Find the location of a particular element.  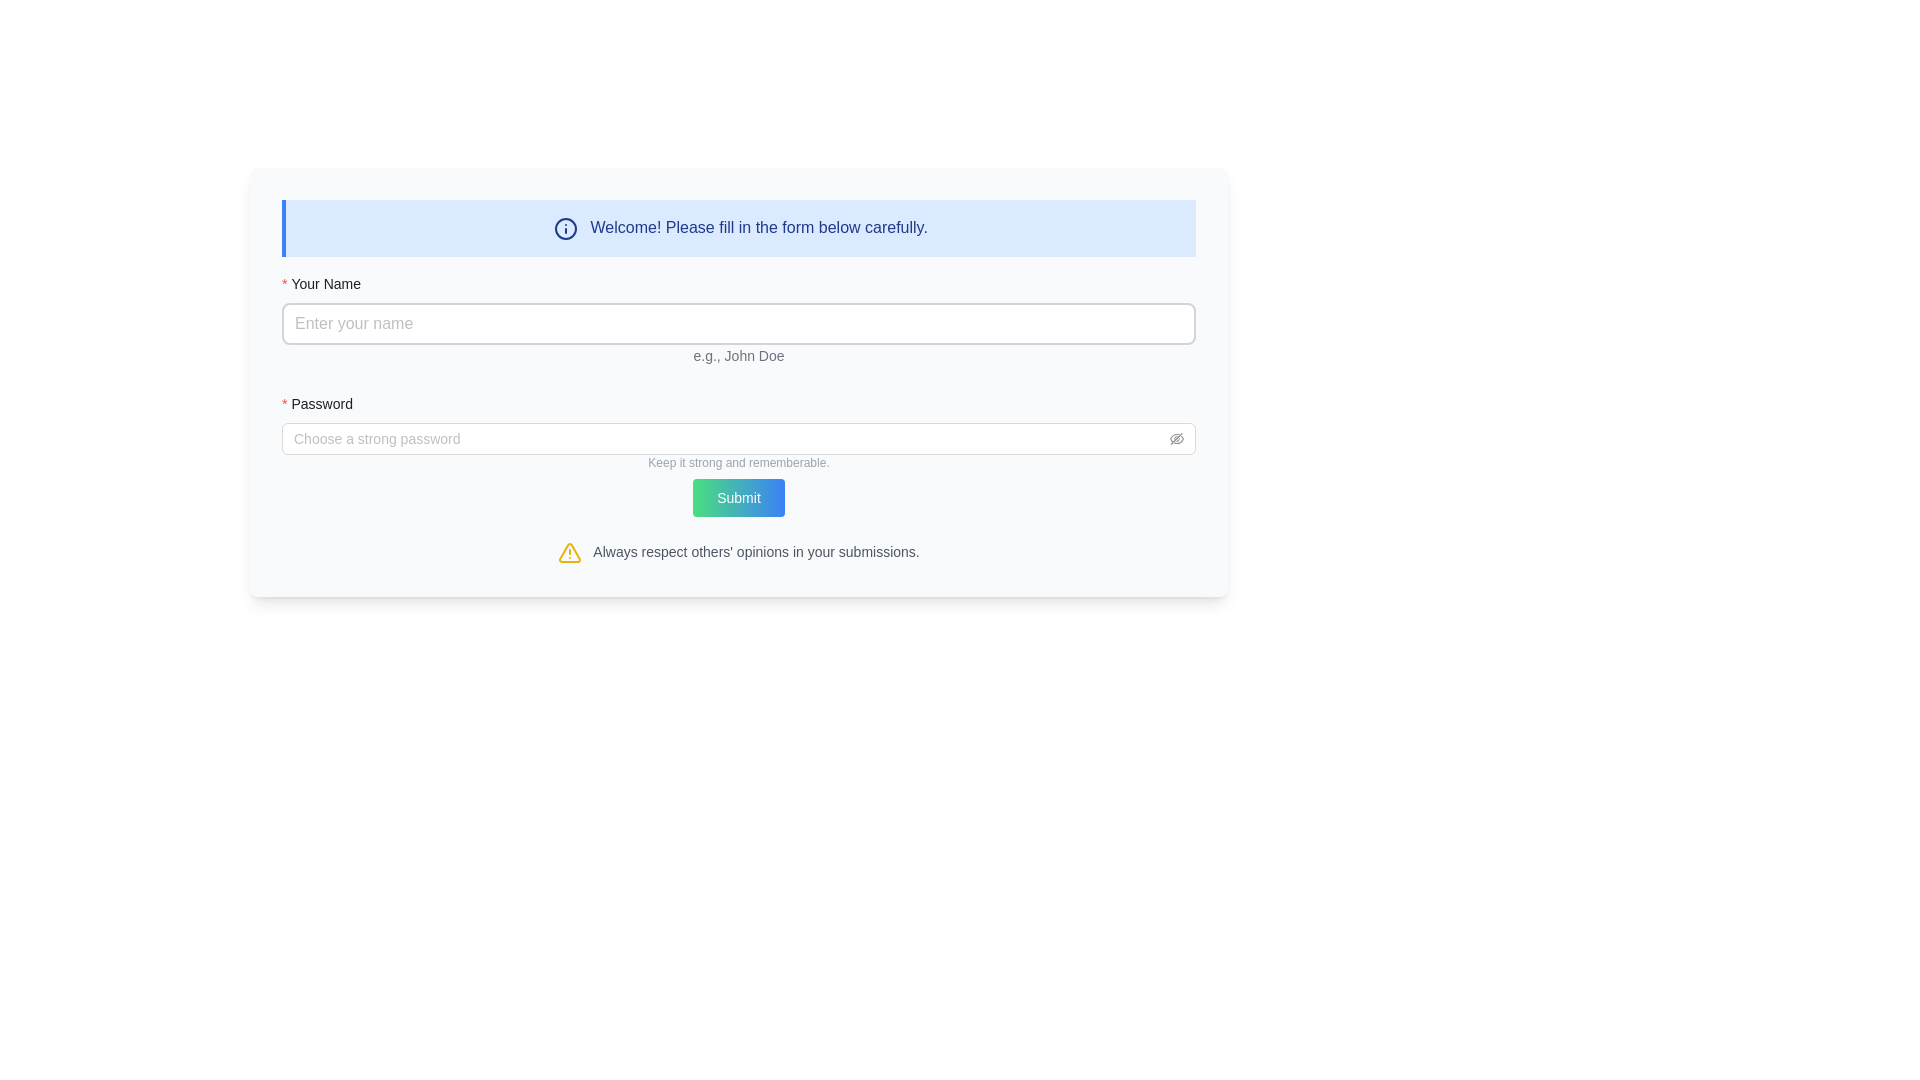

the eye icon button with a strikethrough inside the password input field is located at coordinates (1176, 437).